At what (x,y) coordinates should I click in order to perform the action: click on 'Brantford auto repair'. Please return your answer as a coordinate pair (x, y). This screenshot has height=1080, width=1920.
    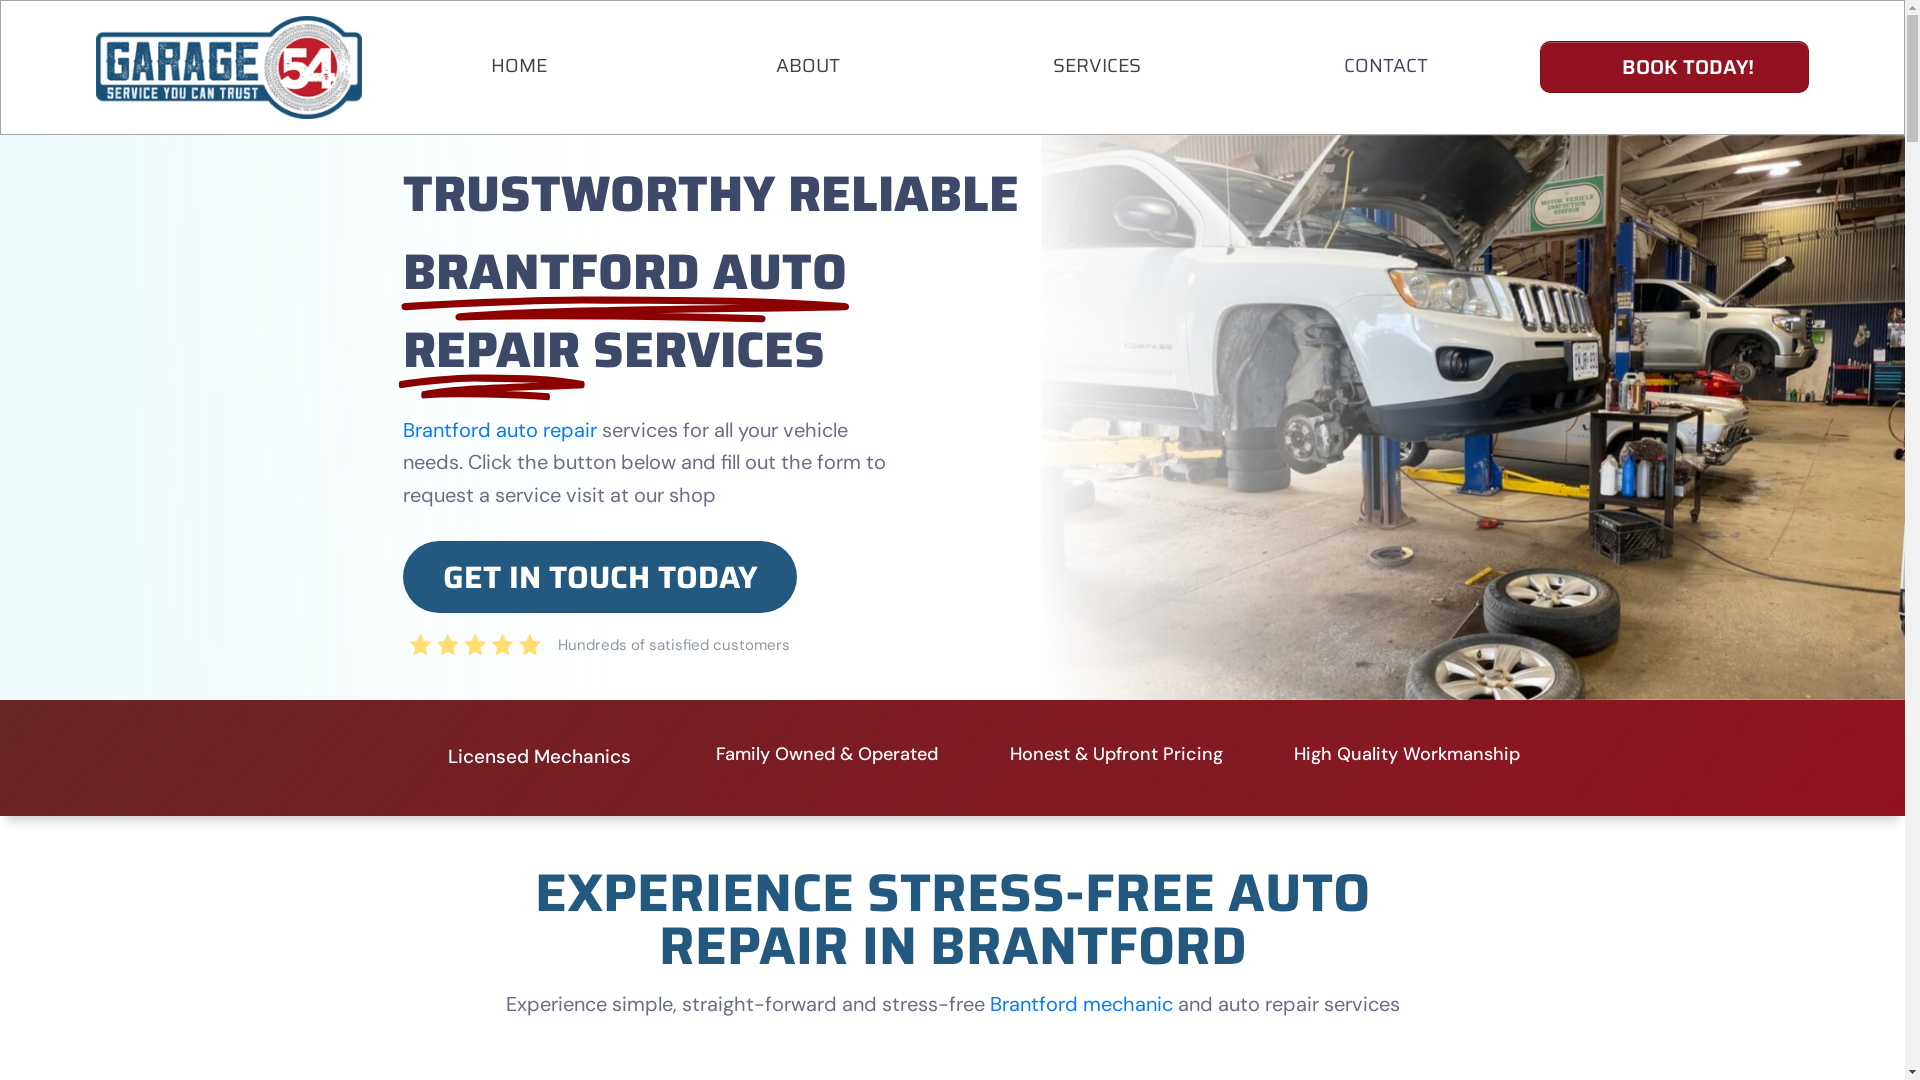
    Looking at the image, I should click on (499, 428).